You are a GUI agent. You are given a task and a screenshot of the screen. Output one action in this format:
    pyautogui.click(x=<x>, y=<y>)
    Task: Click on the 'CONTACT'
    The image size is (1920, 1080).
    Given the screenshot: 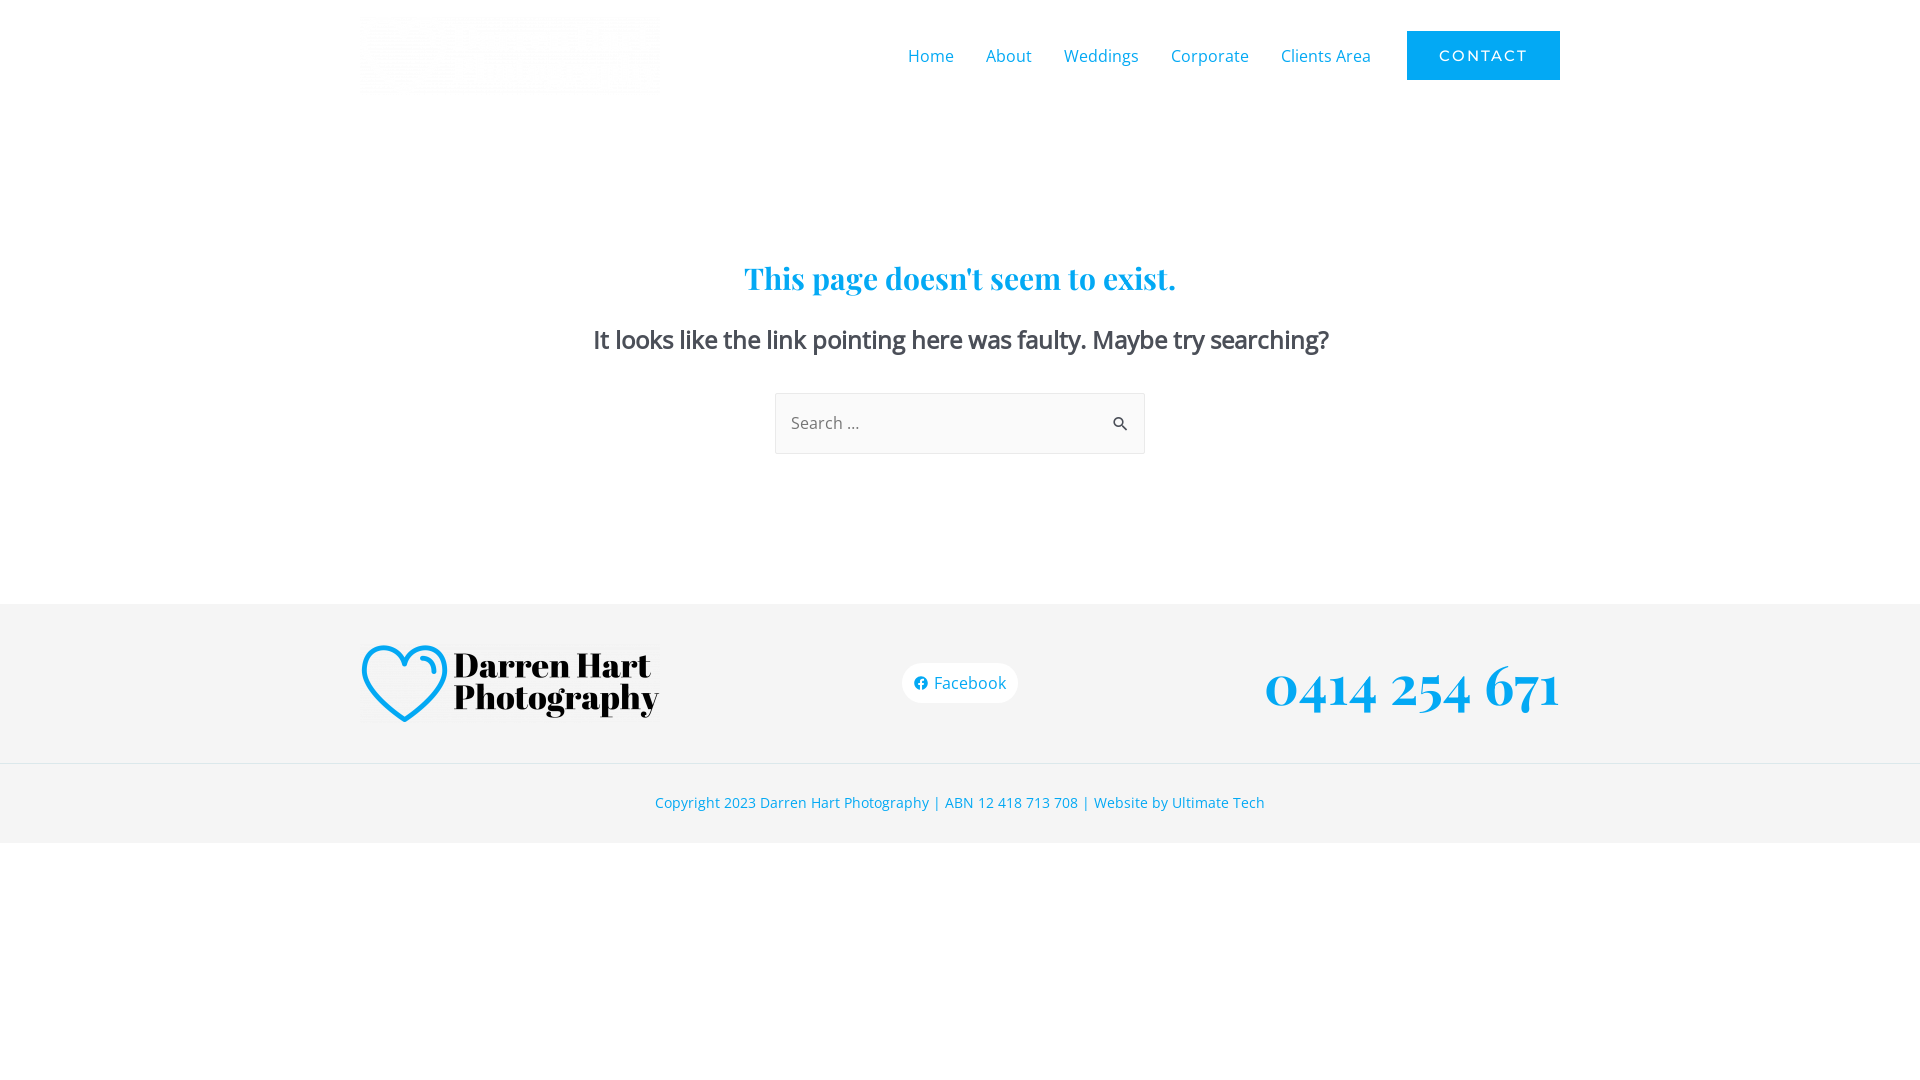 What is the action you would take?
    pyautogui.click(x=1483, y=54)
    